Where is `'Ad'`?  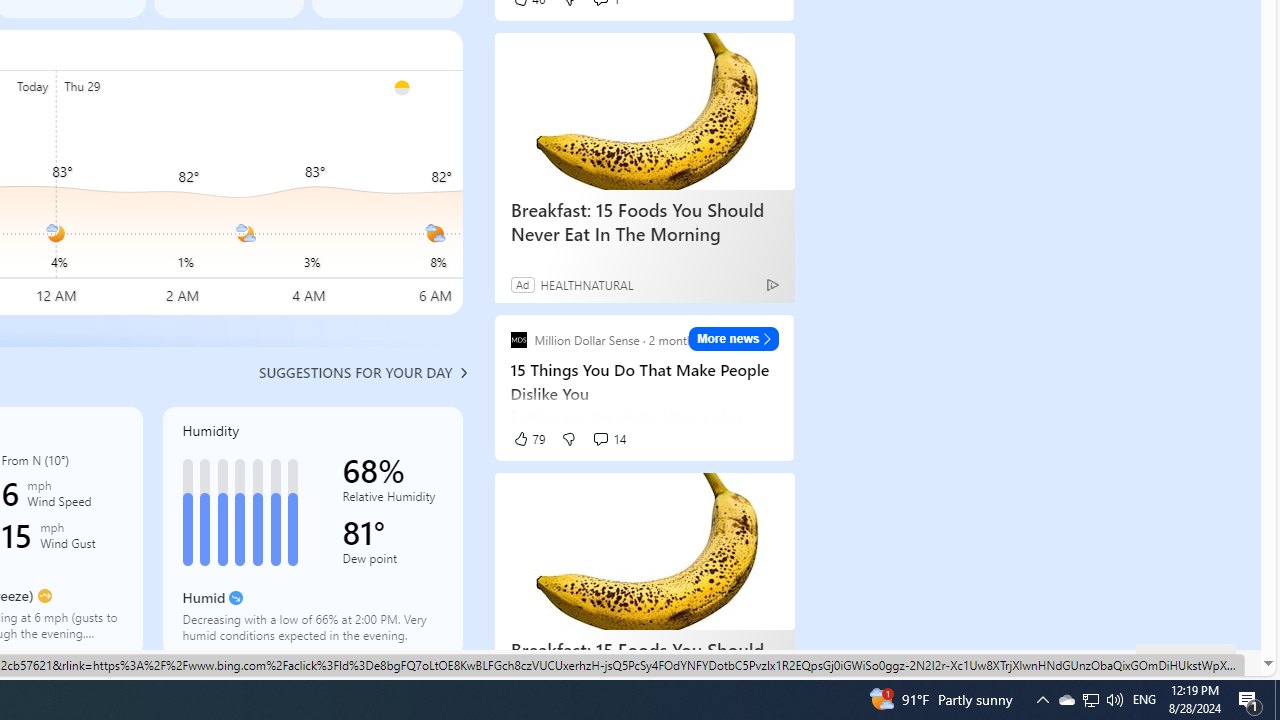
'Ad' is located at coordinates (522, 284).